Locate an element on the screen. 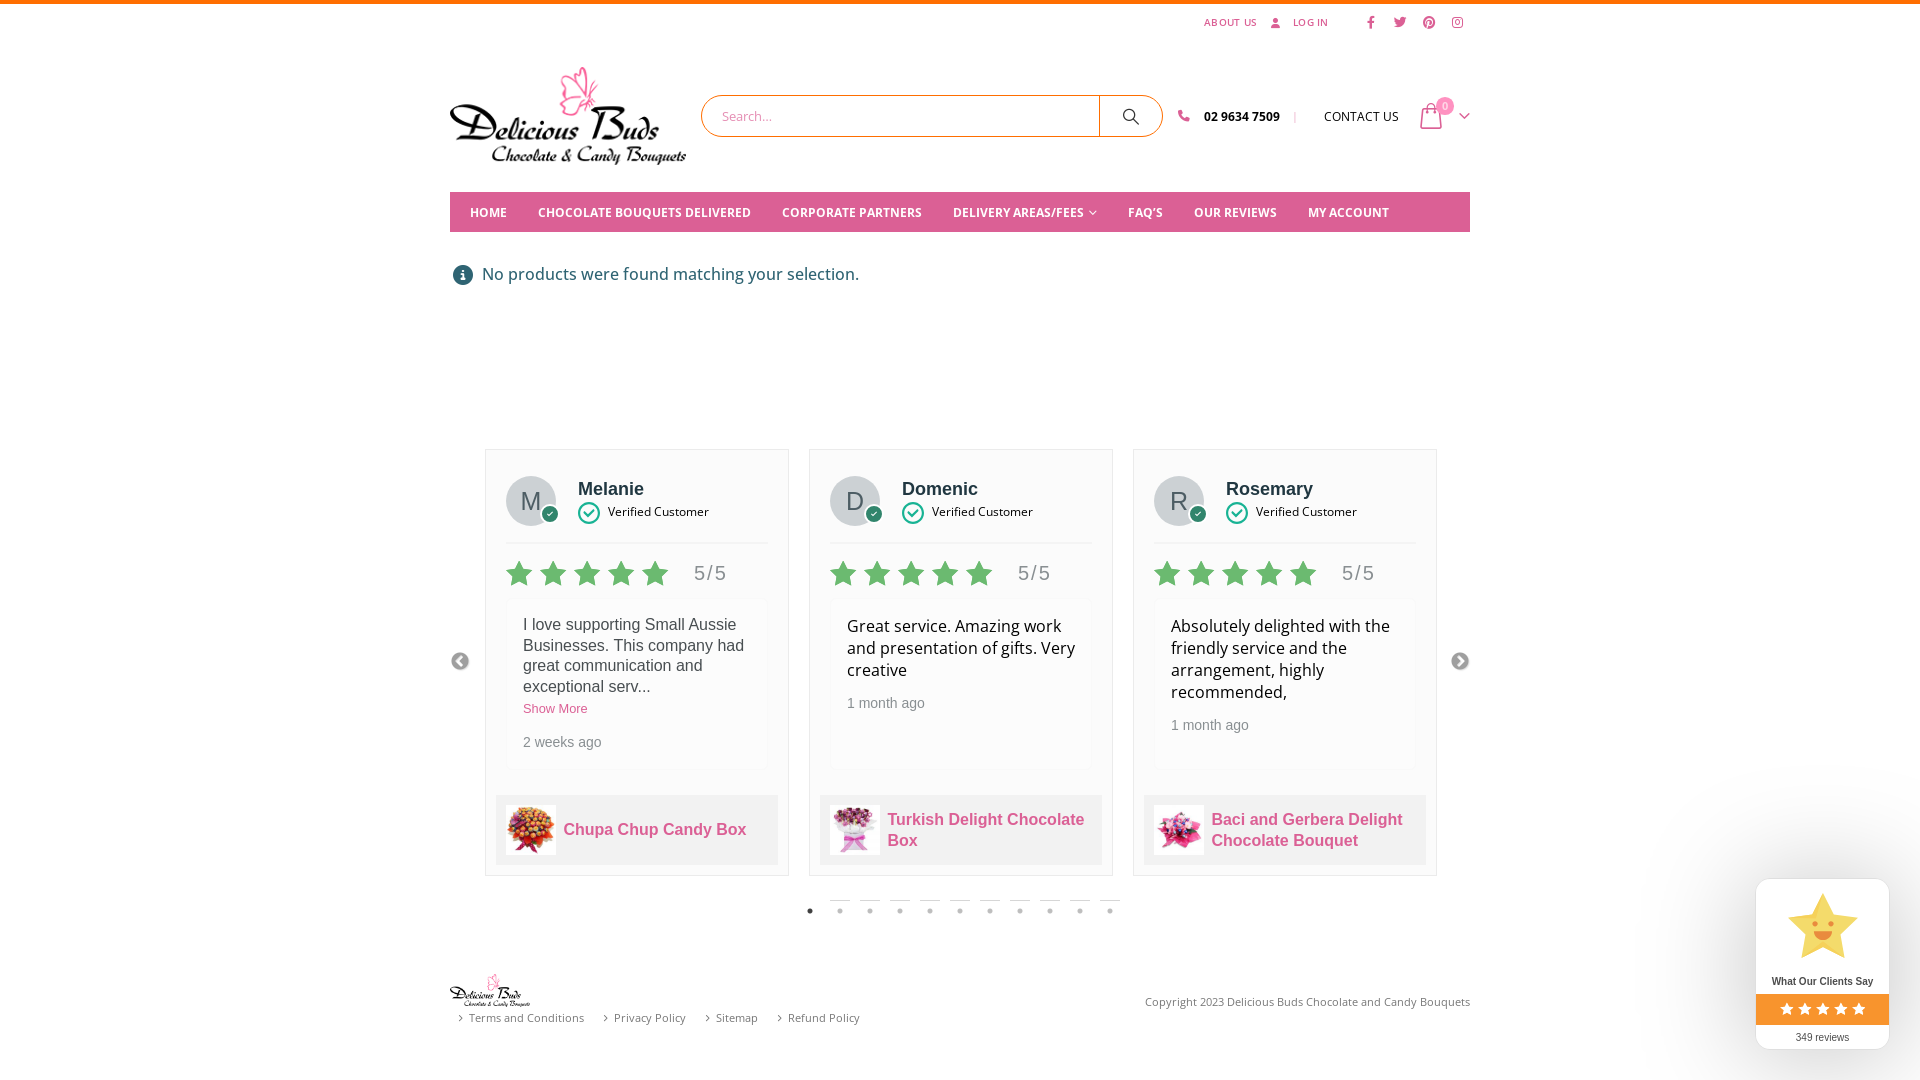 This screenshot has height=1080, width=1920. 'Instagram' is located at coordinates (1457, 22).